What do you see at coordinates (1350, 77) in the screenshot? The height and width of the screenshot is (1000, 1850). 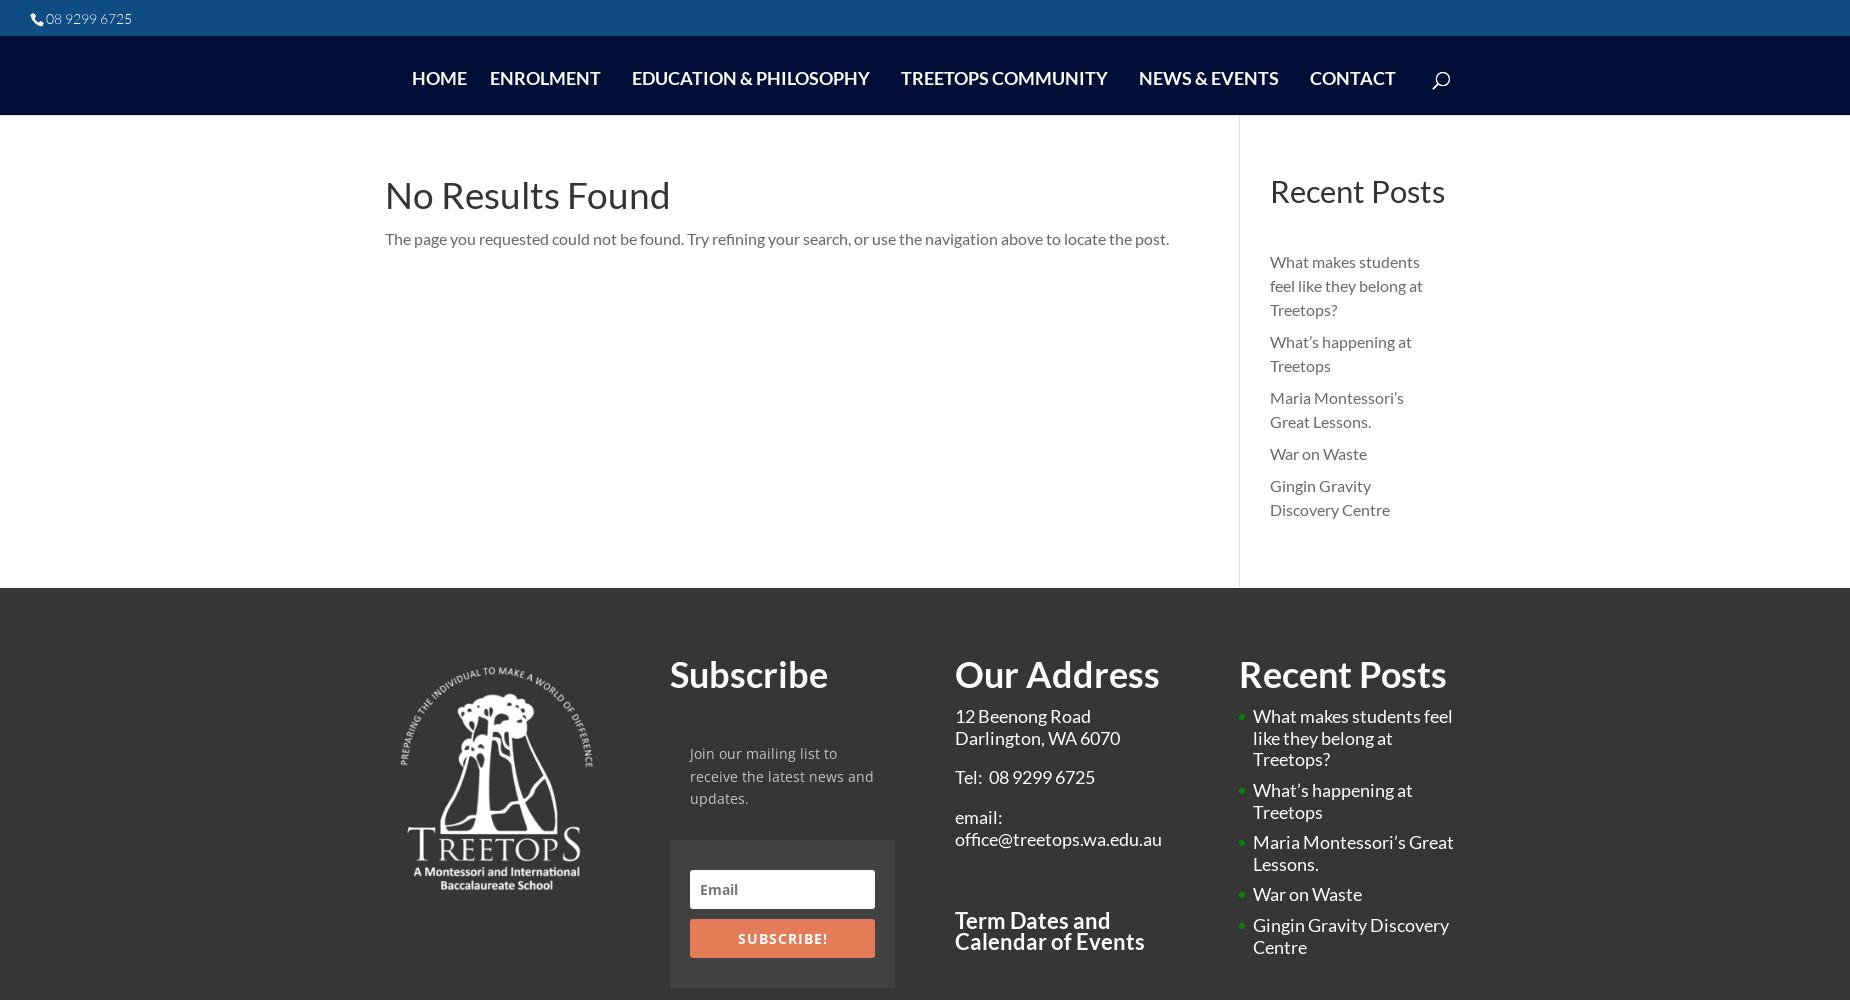 I see `'CONTACT'` at bounding box center [1350, 77].